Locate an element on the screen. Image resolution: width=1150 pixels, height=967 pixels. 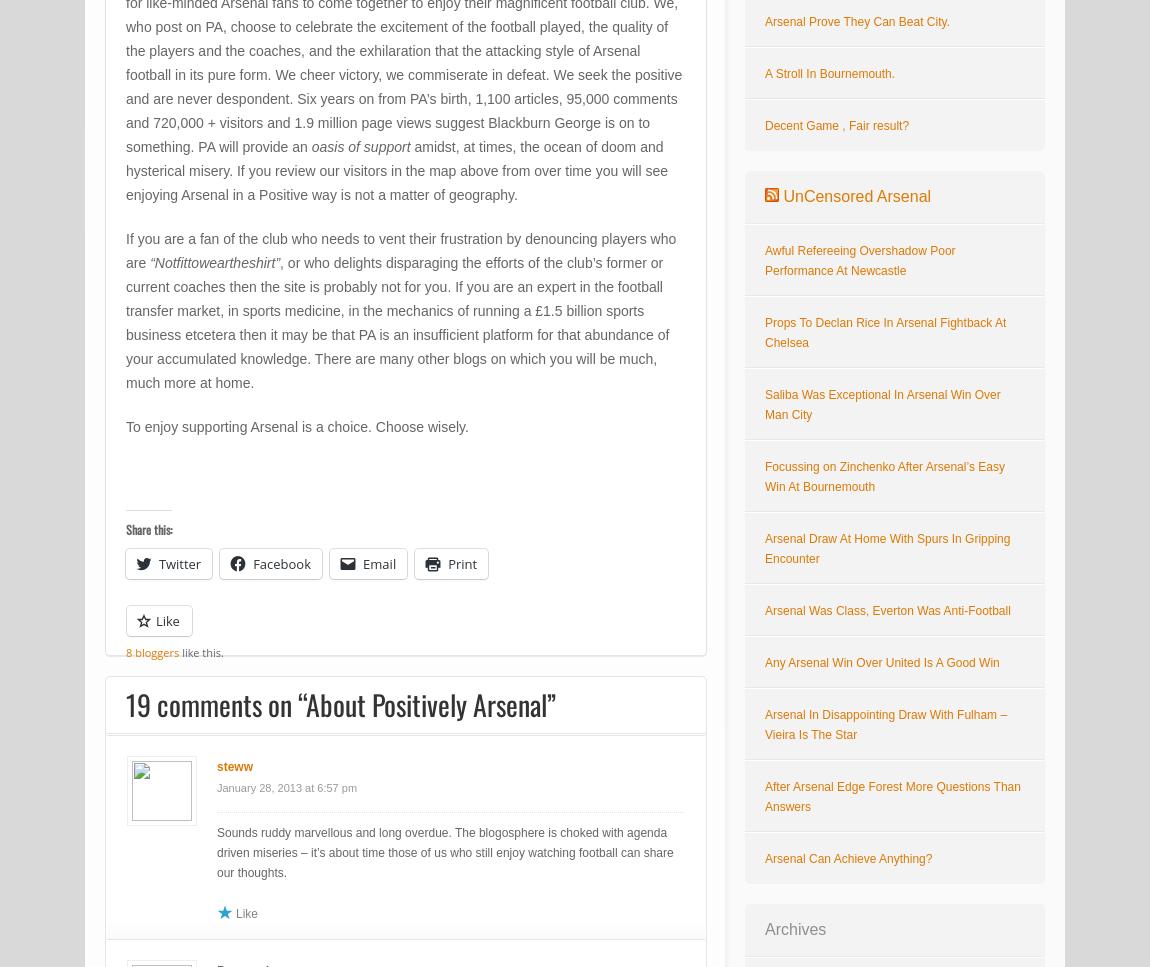
'After Arsenal Edge Forest More Questions Than Answers' is located at coordinates (892, 796).